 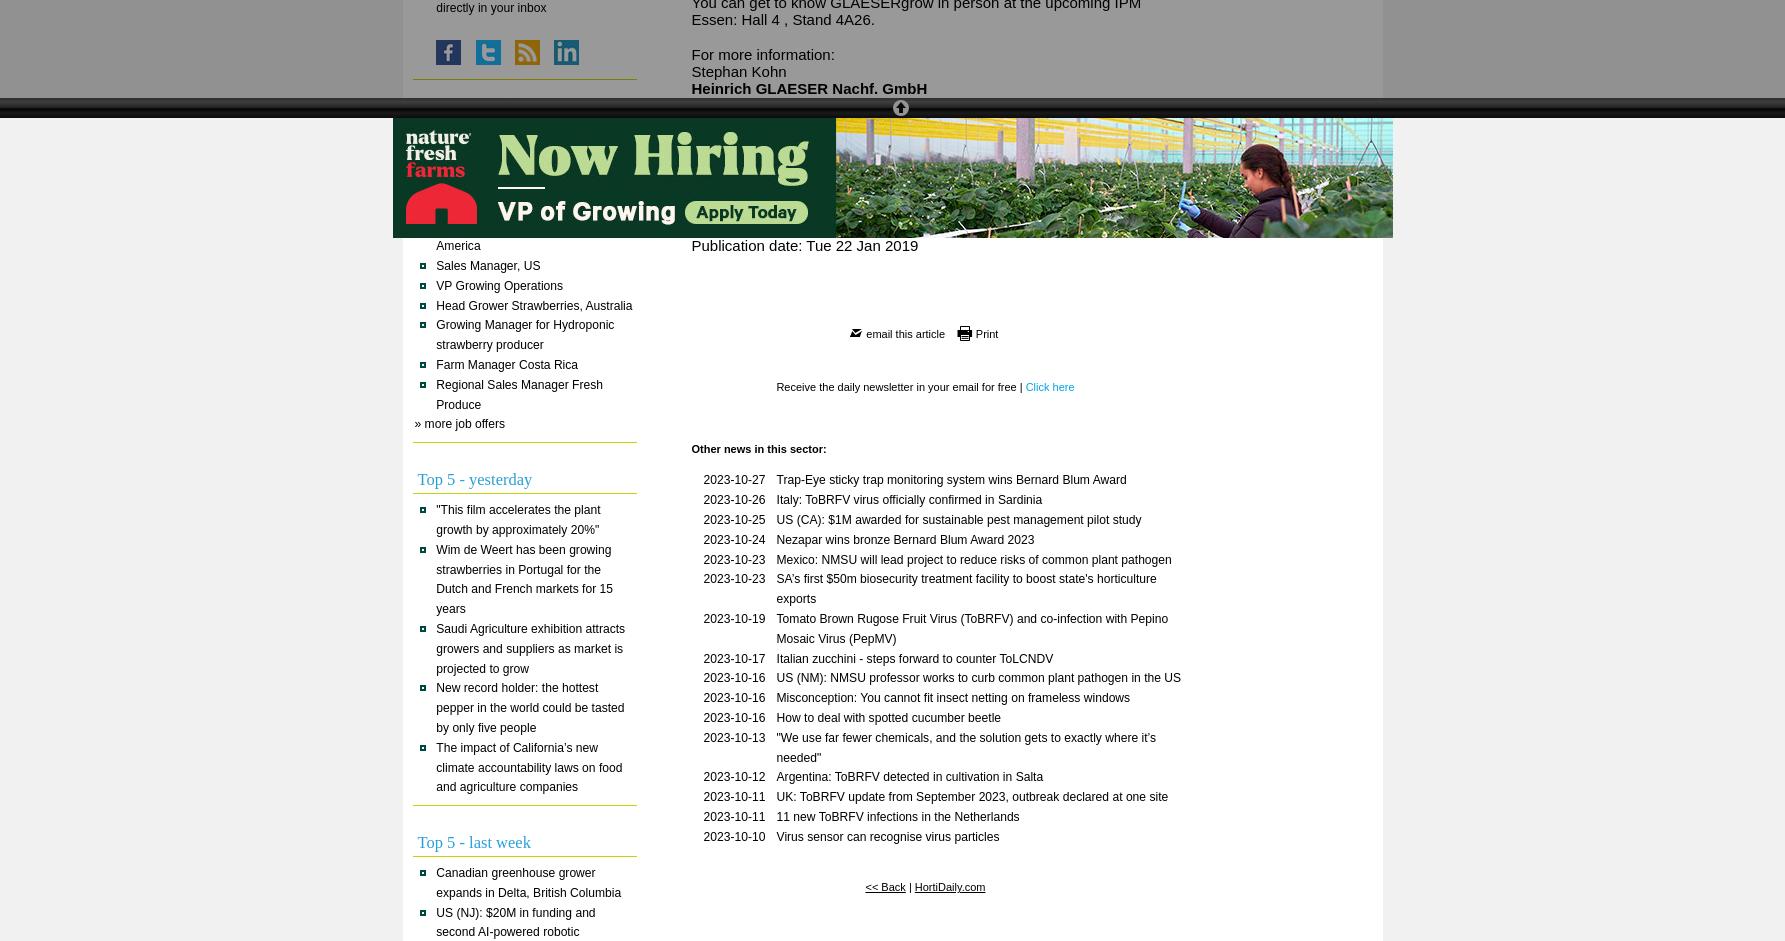 I want to click on 'Canadian greenhouse grower expands in Delta, British Columbia', so click(x=528, y=882).